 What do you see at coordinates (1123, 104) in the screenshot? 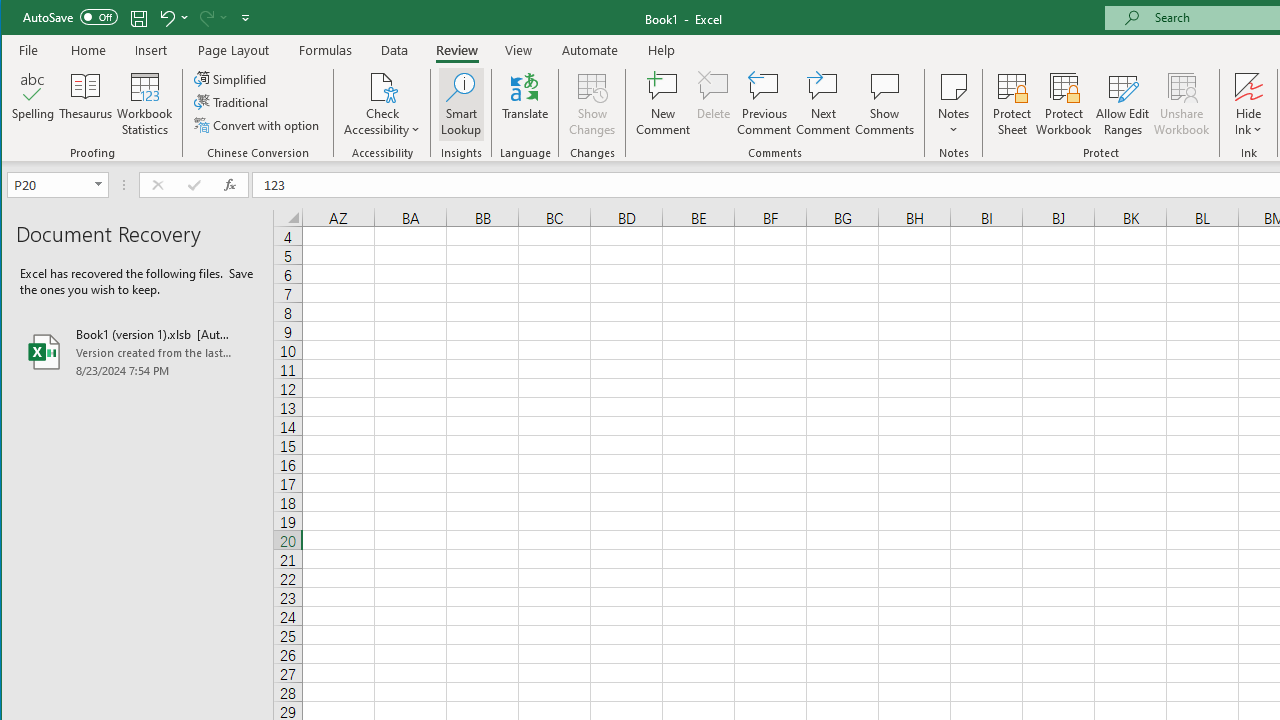
I see `'Allow Edit Ranges'` at bounding box center [1123, 104].